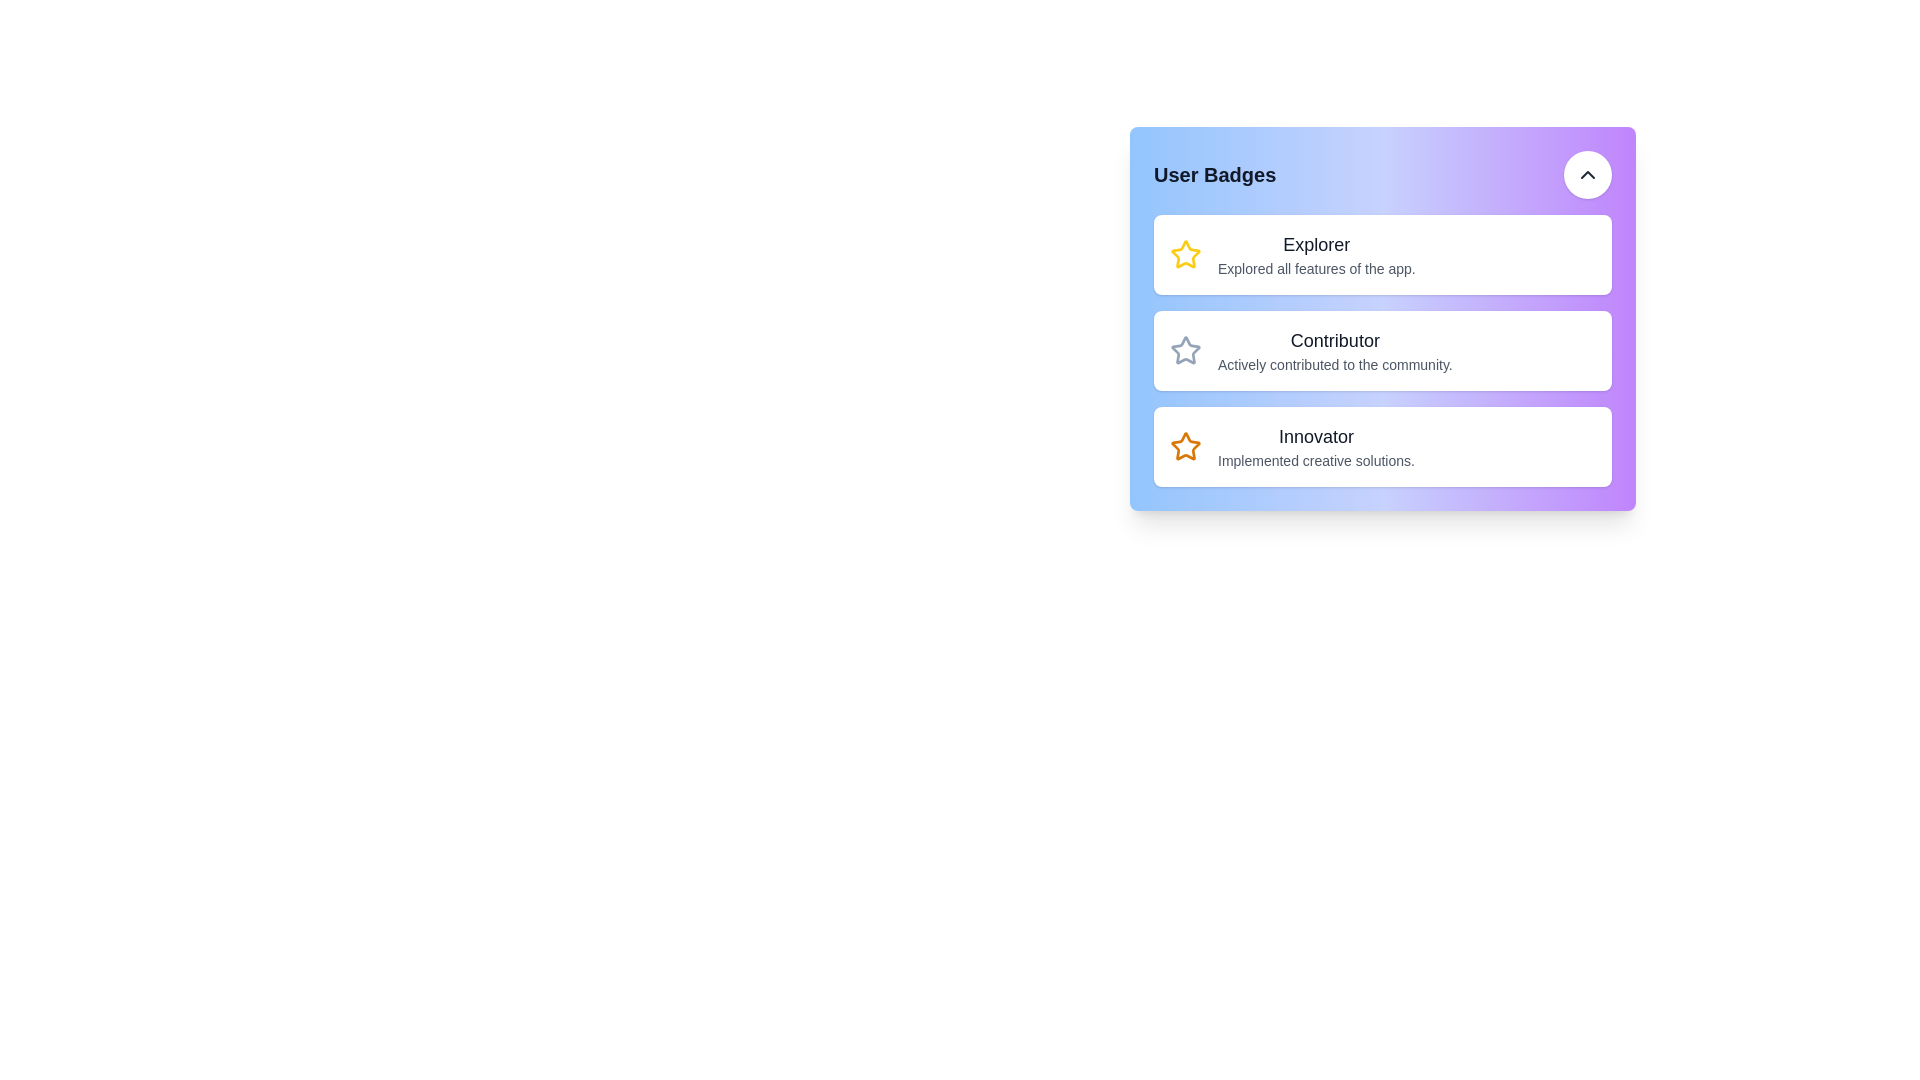  I want to click on the text label displaying 'Innovator' with the description 'Implemented creative solutions.' located in the User Badges component, specifically in the third row of vertically stacked badge entries, so click(1316, 446).